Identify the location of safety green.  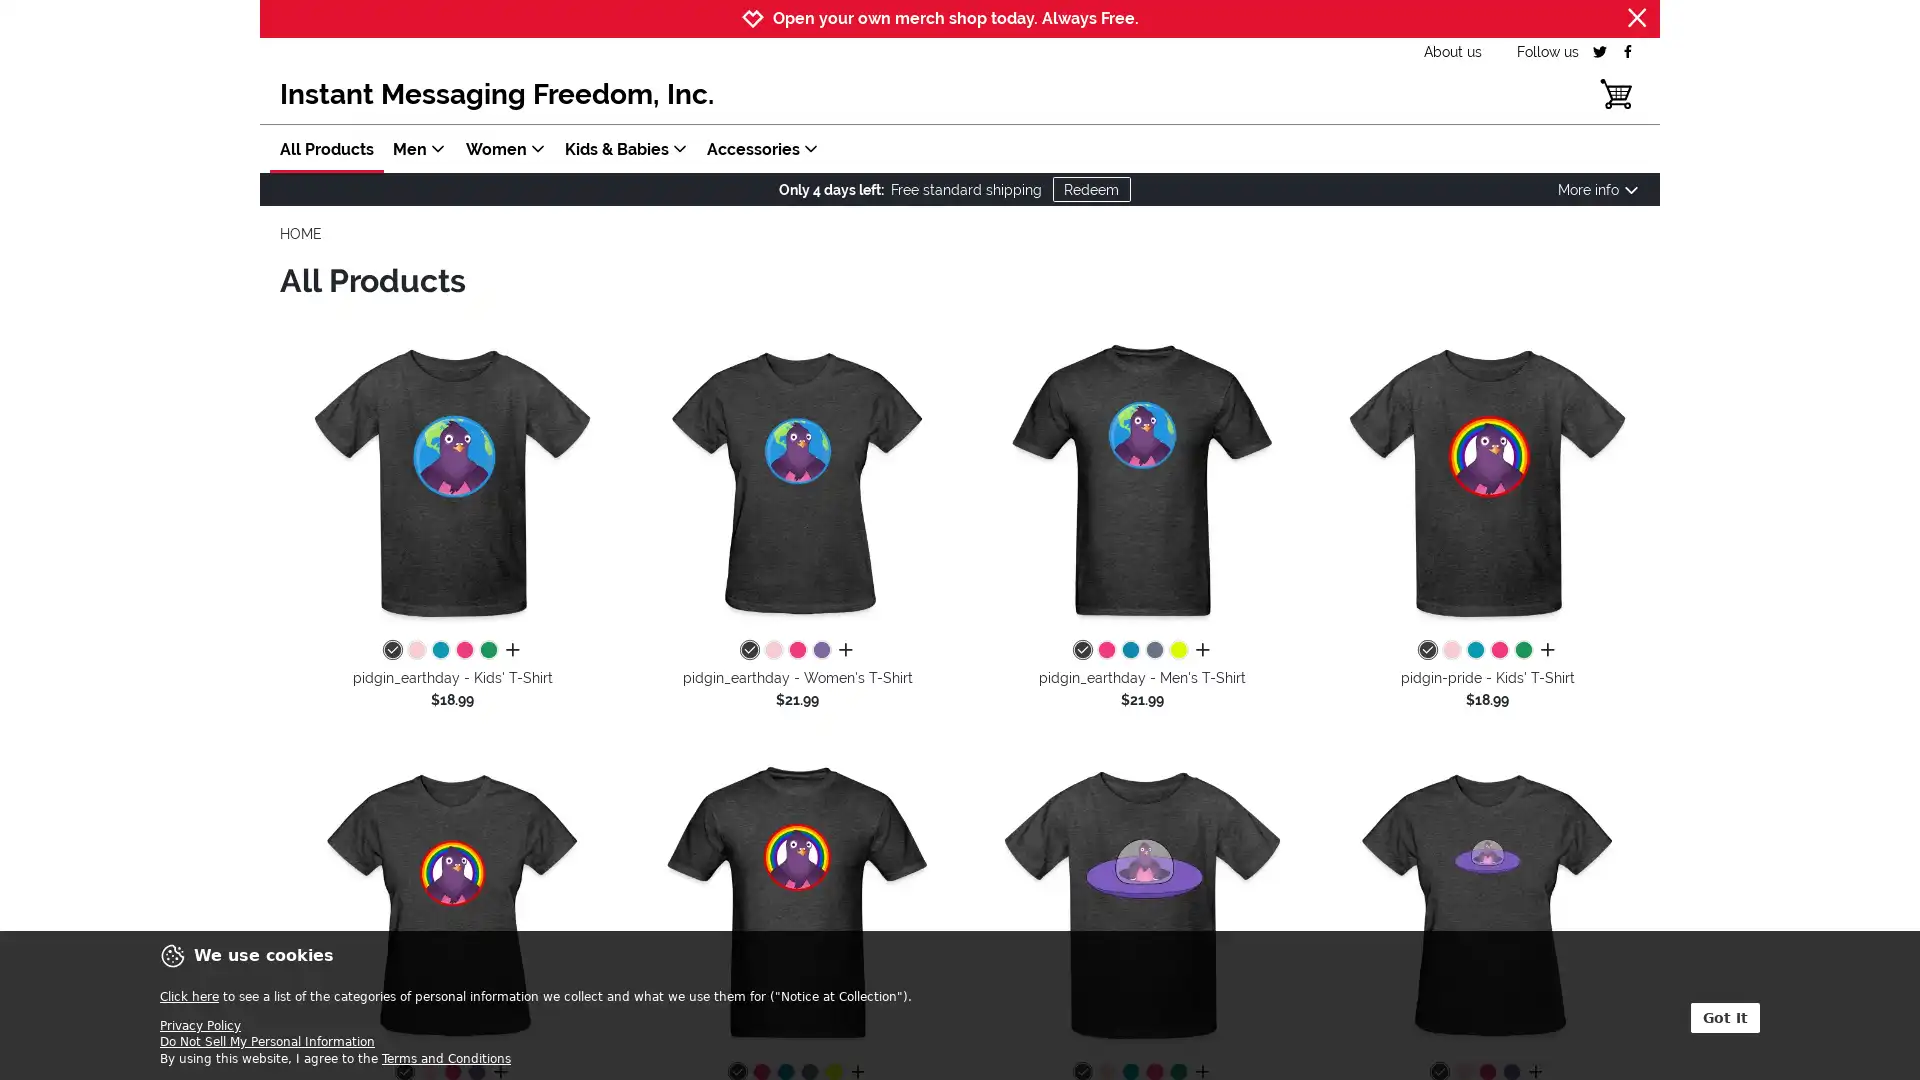
(1177, 651).